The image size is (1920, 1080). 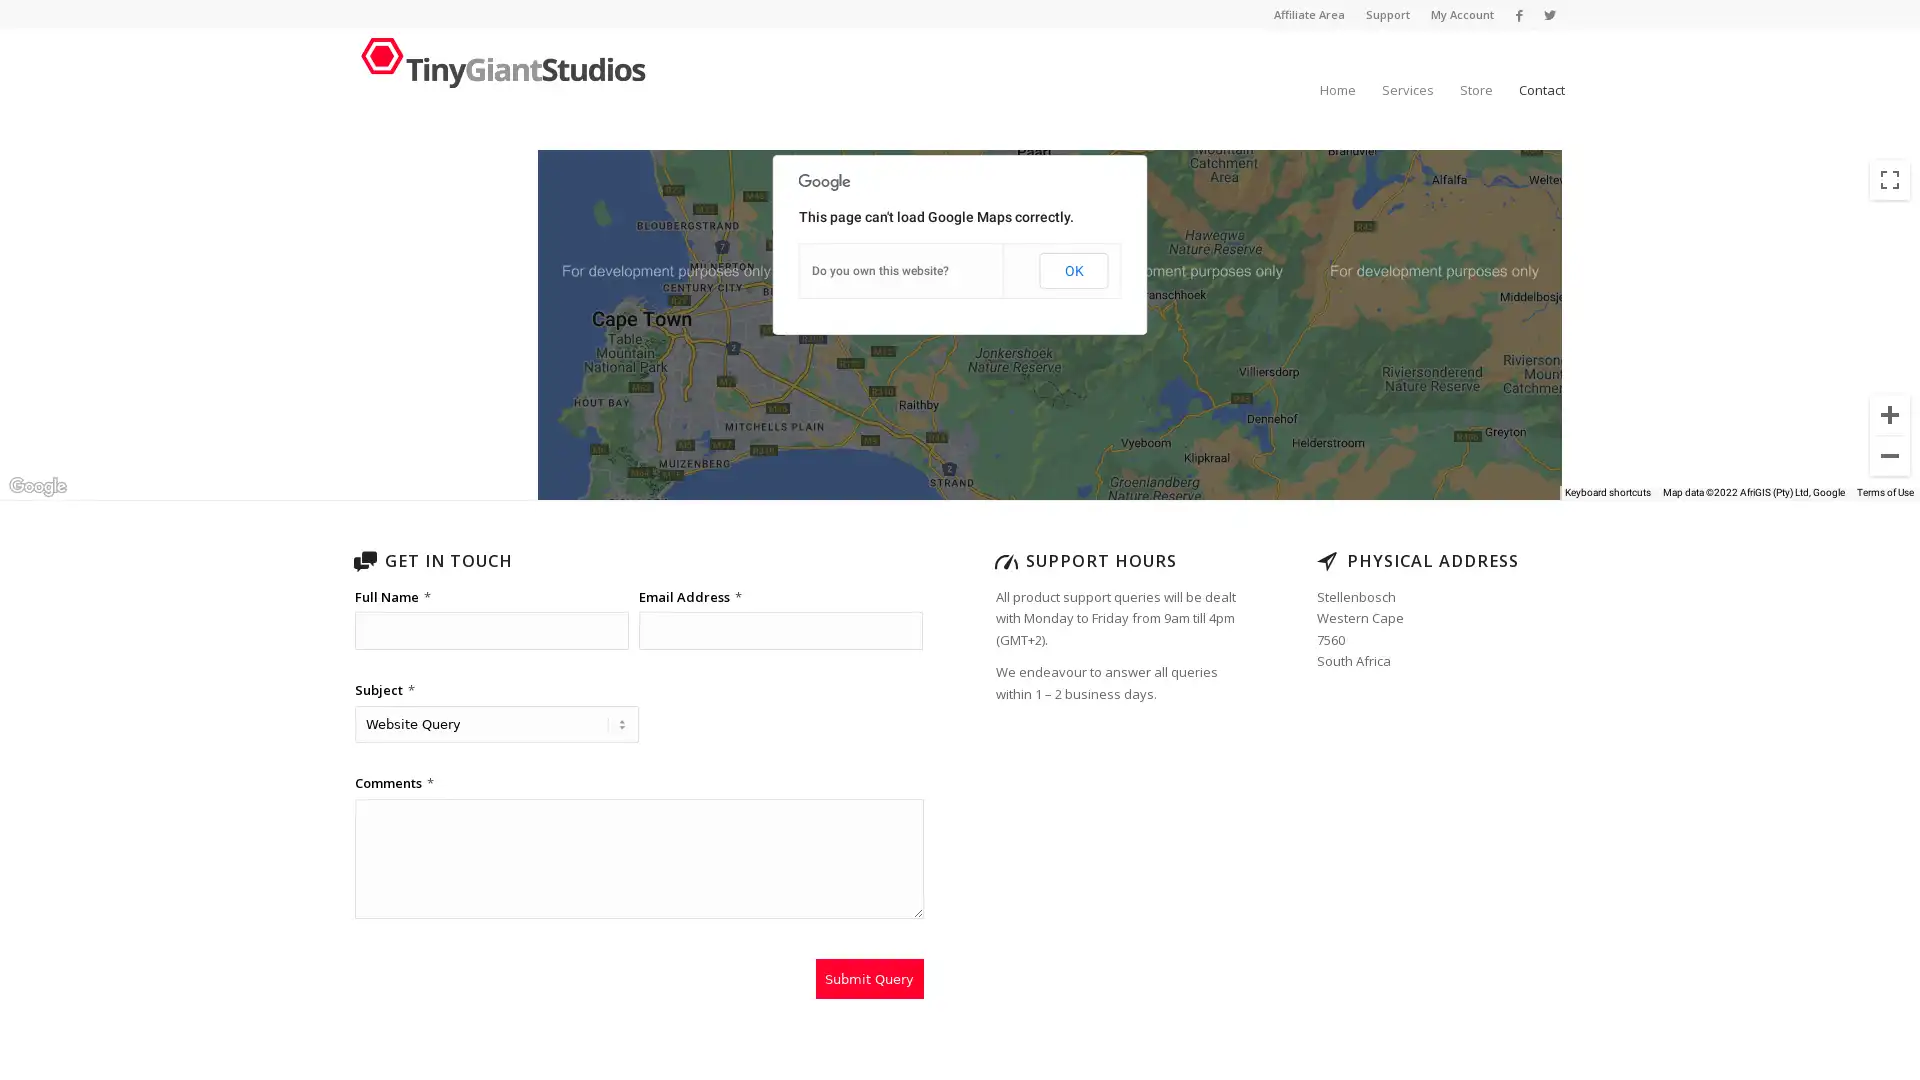 I want to click on Keyboard shortcuts, so click(x=1608, y=493).